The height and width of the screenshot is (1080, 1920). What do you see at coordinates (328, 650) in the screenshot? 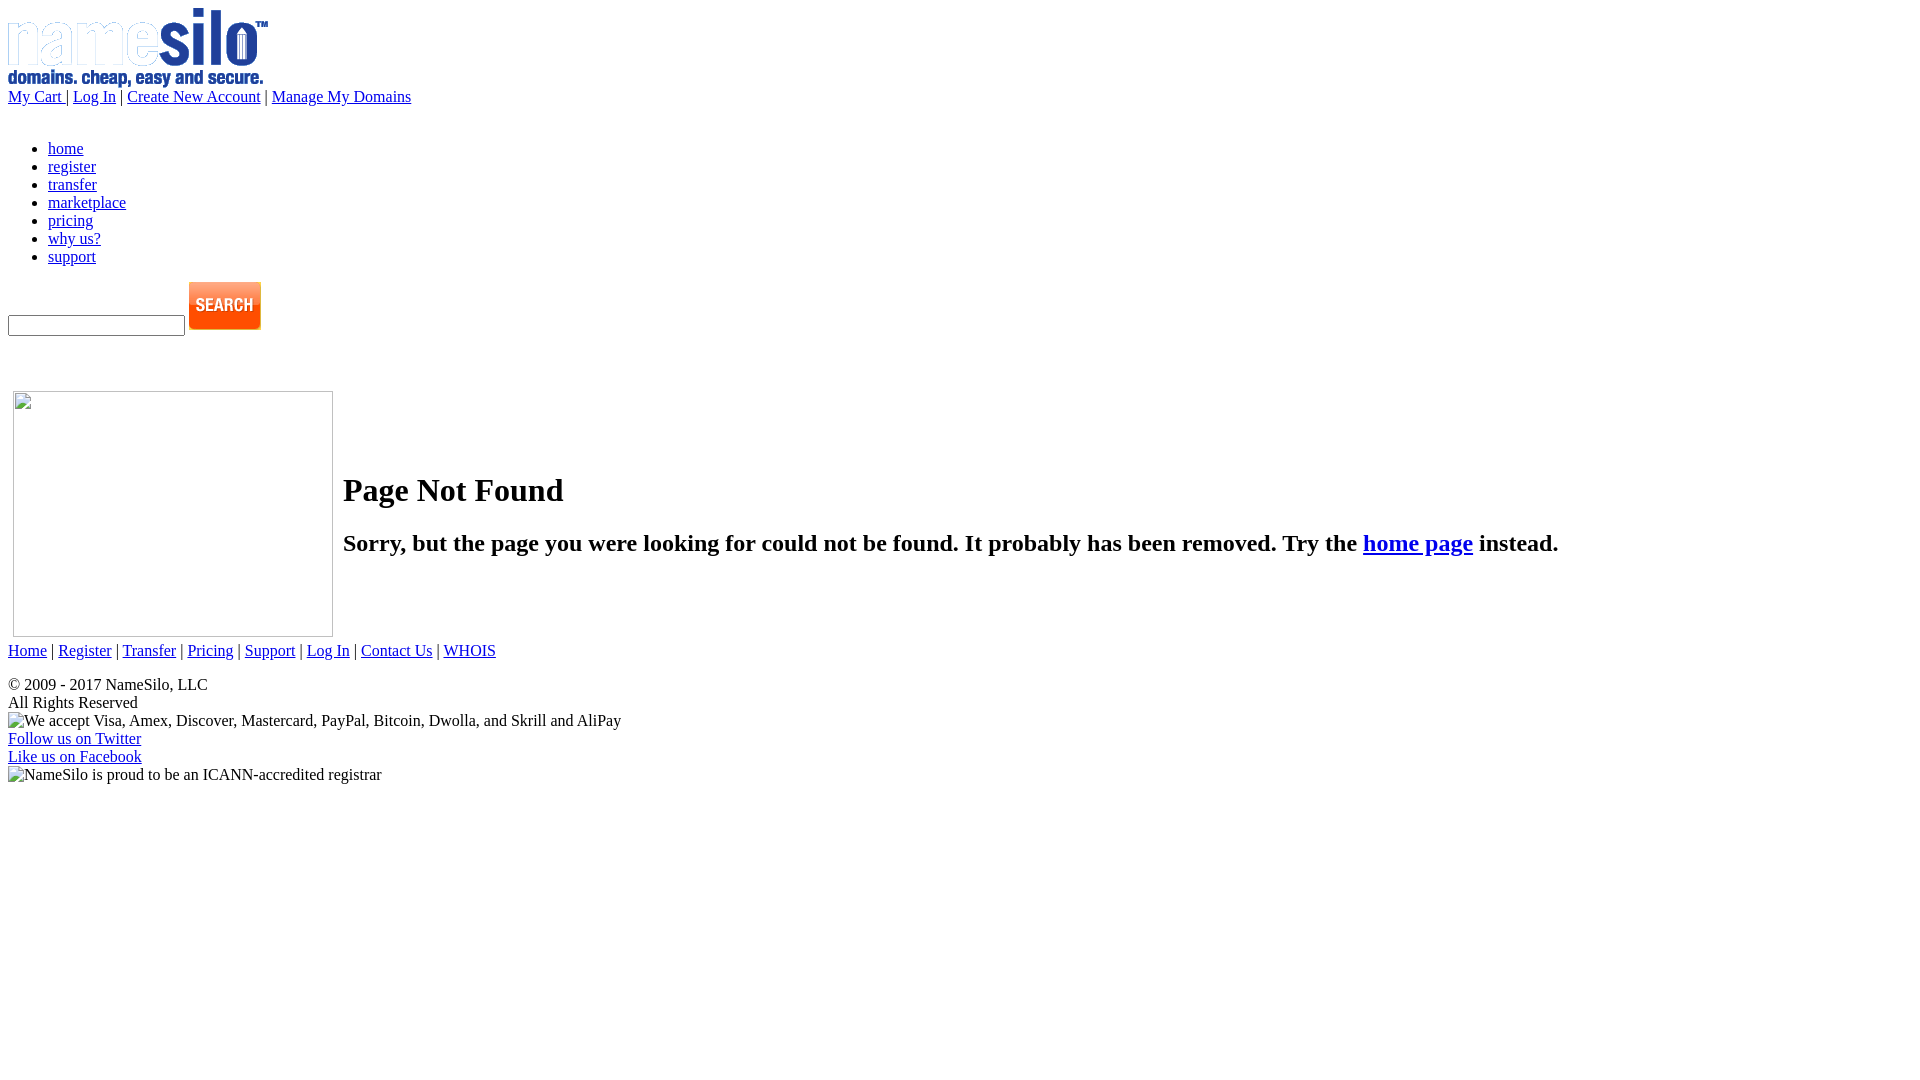
I see `'Log In'` at bounding box center [328, 650].